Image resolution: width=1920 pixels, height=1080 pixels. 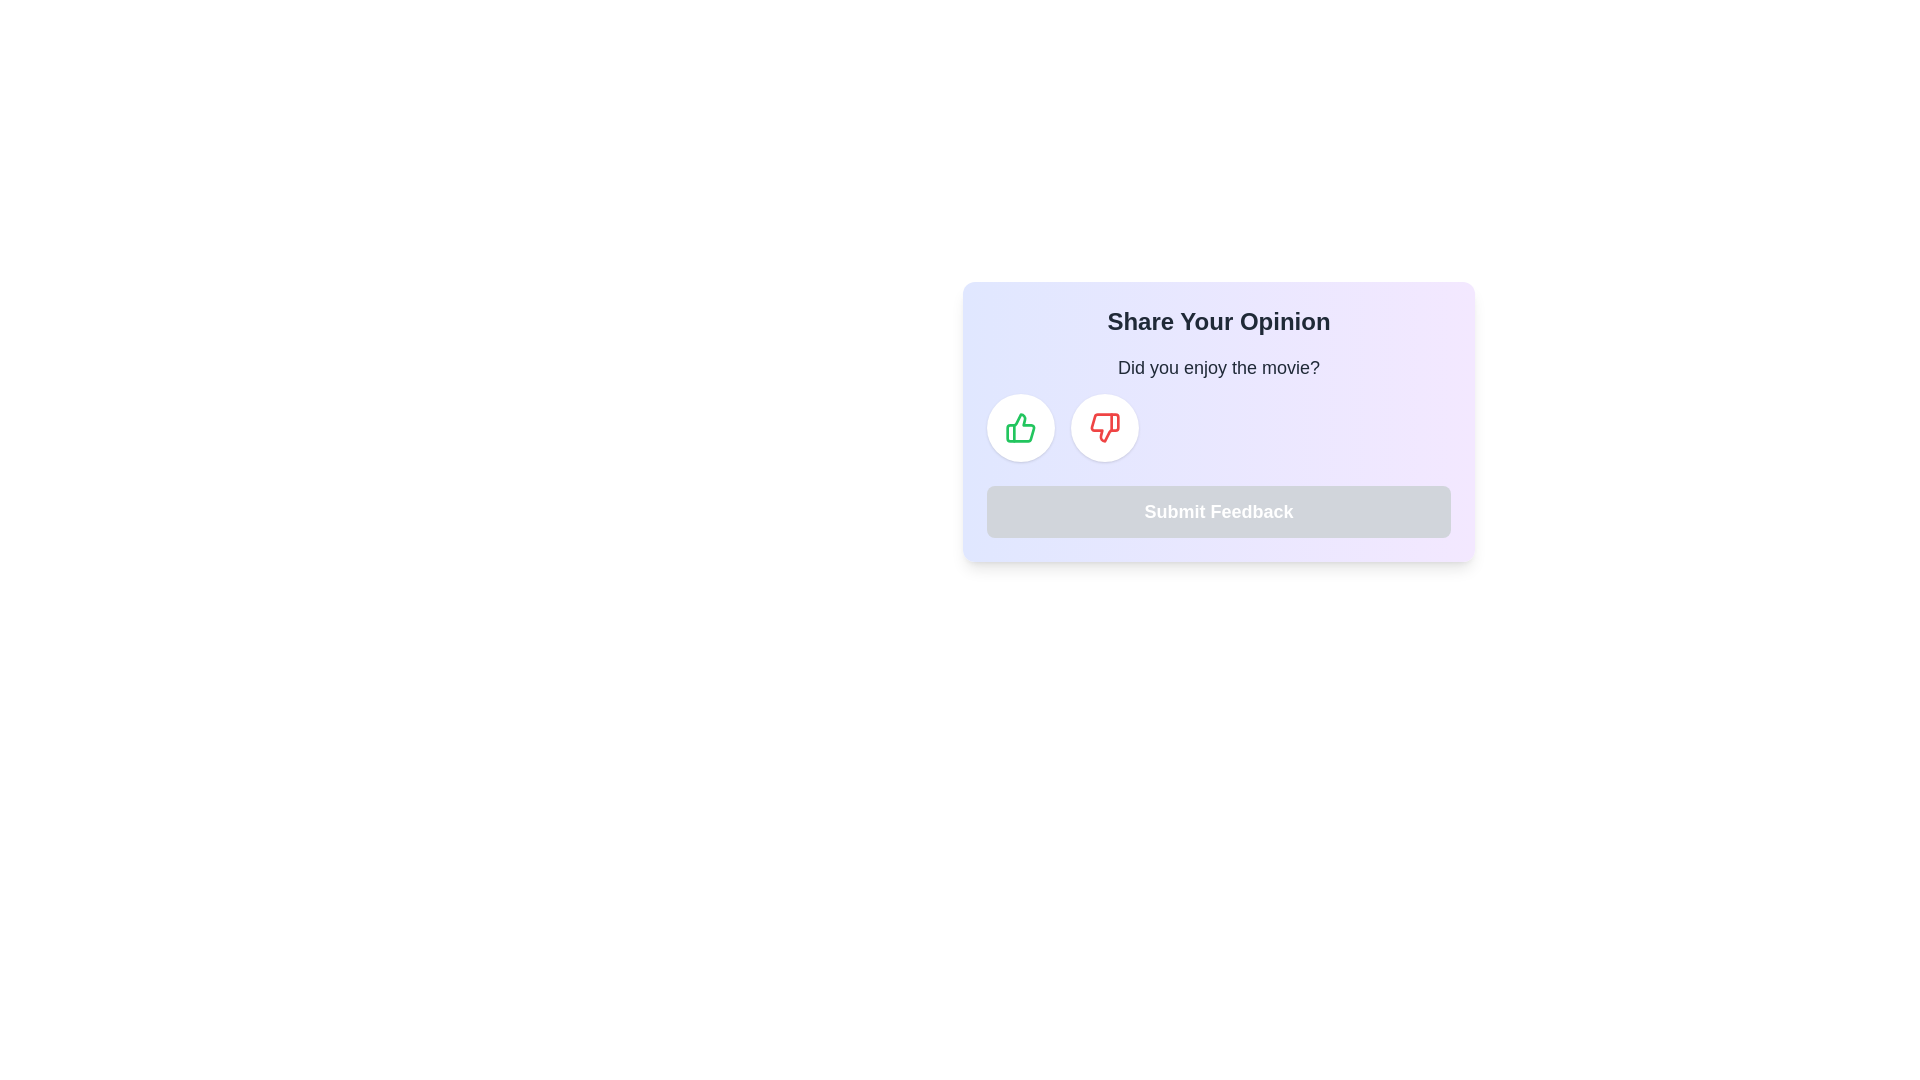 What do you see at coordinates (1103, 427) in the screenshot?
I see `the circular button with a white background and a red thumbs-down icon to observe potential hover effects` at bounding box center [1103, 427].